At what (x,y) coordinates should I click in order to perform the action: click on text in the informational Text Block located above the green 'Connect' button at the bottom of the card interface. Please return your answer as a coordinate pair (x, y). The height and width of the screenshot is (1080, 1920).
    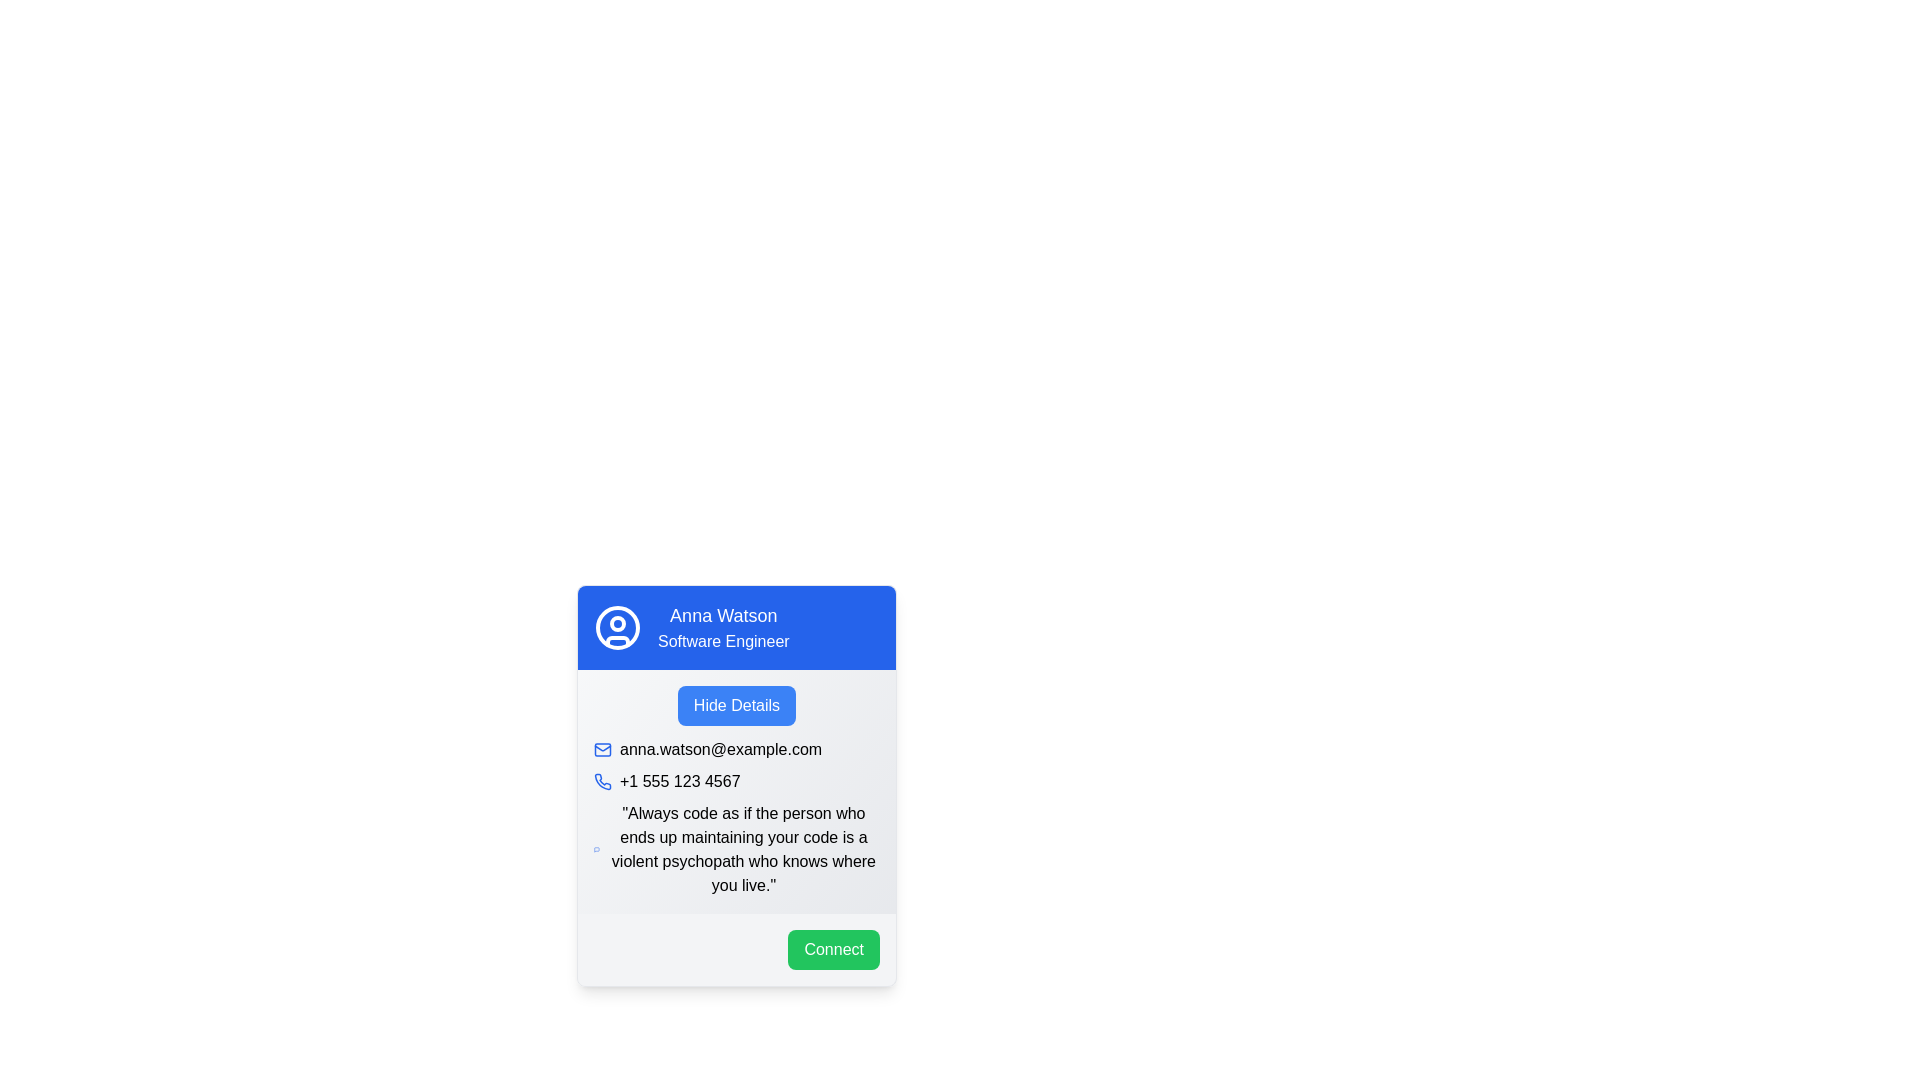
    Looking at the image, I should click on (743, 849).